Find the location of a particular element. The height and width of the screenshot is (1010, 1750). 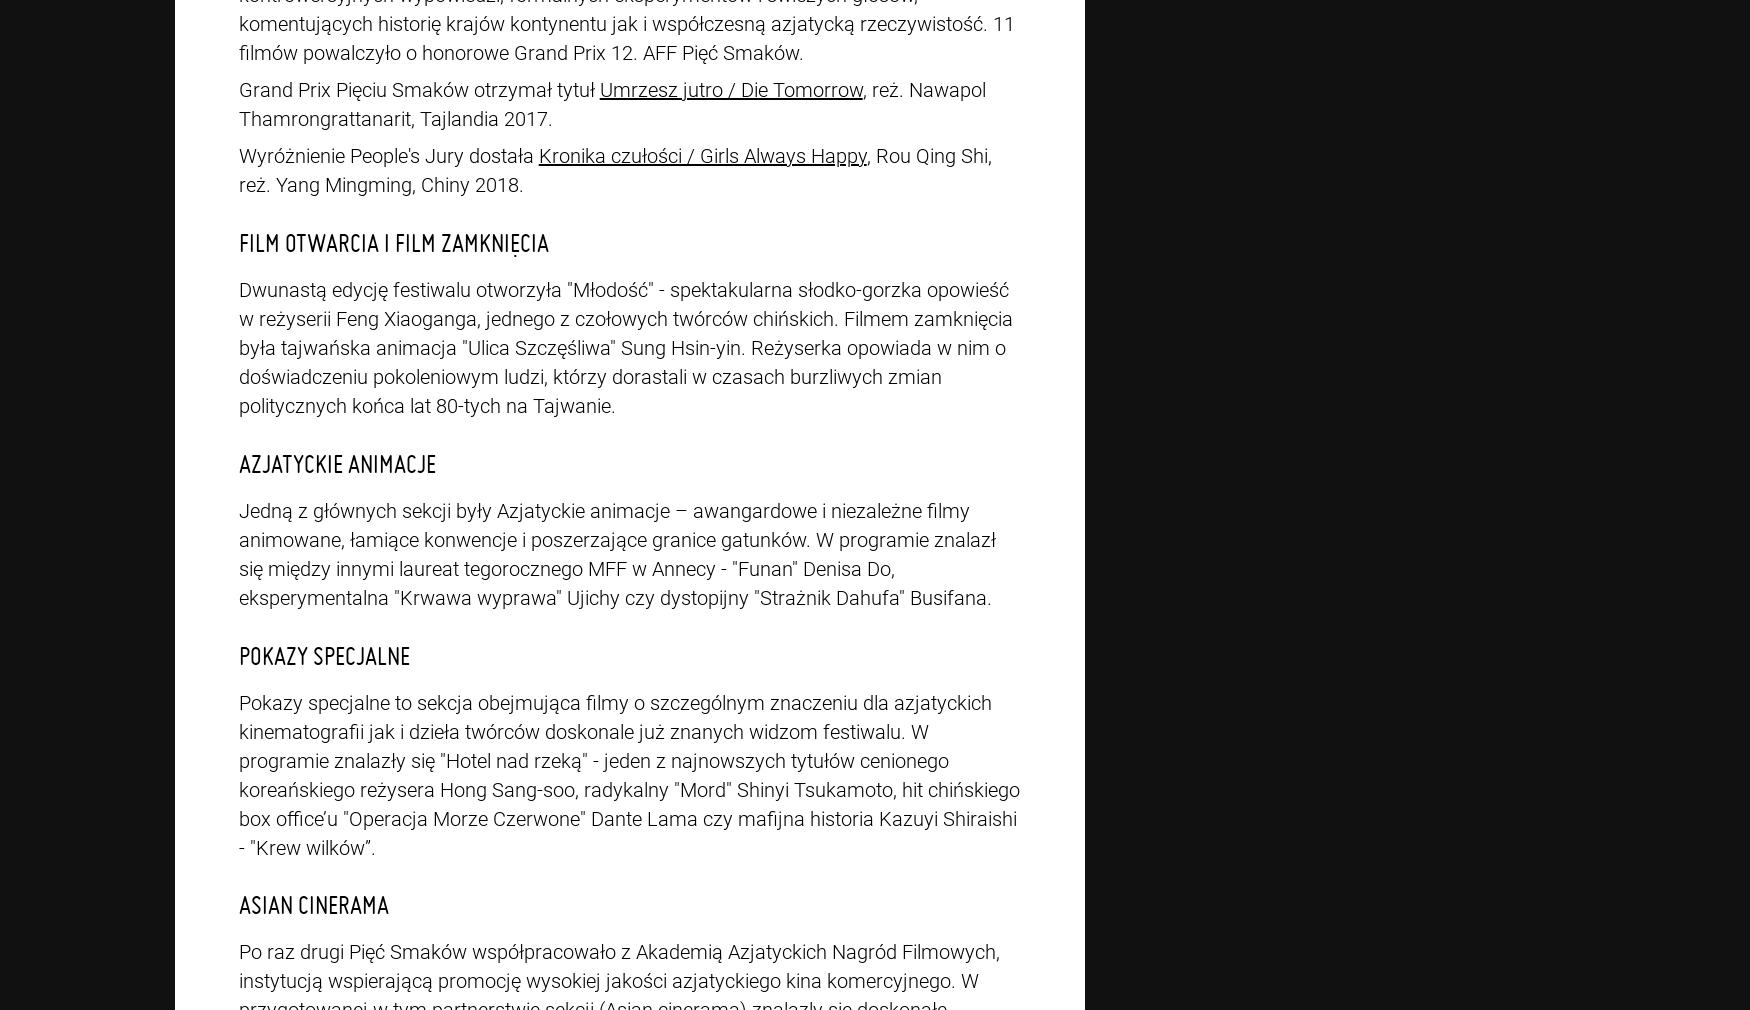

'Asian cinerama' is located at coordinates (312, 904).